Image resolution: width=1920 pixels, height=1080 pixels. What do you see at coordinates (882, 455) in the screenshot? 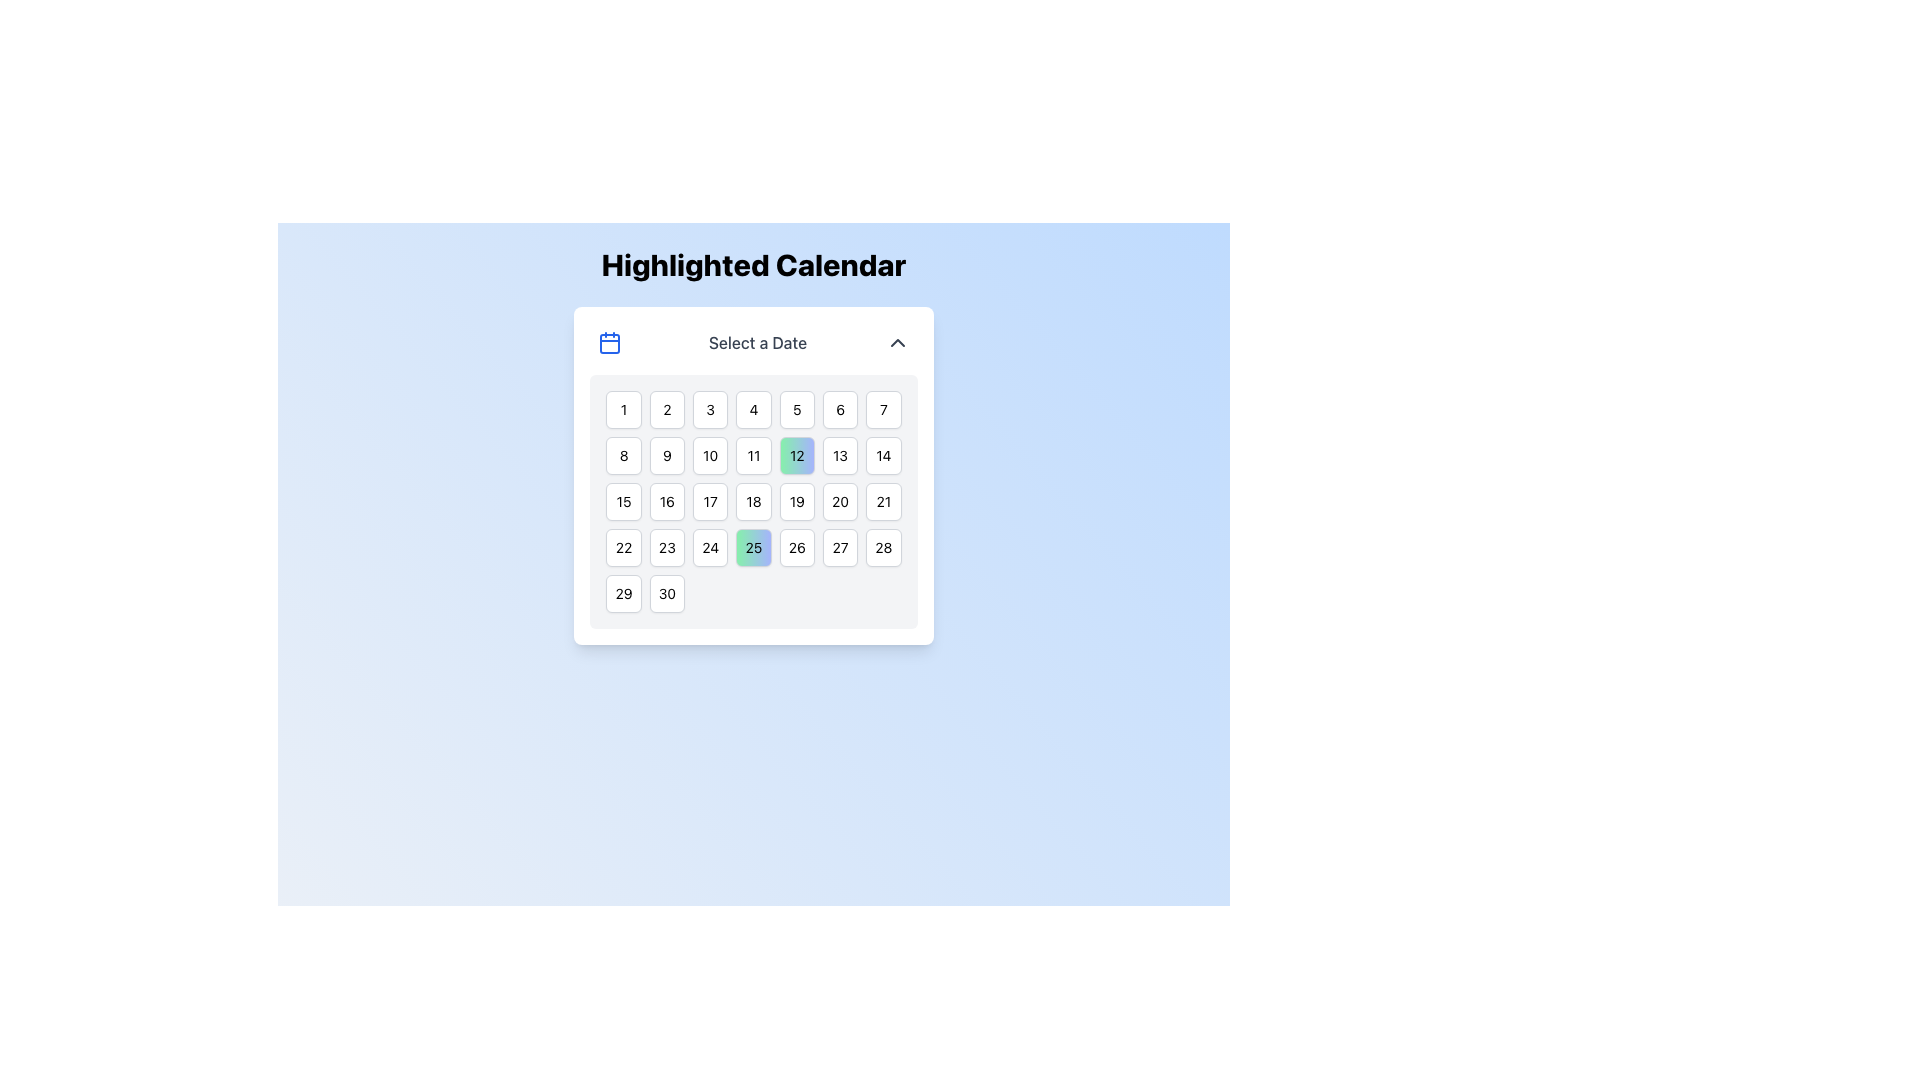
I see `the button displaying the number '14' with a rounded border and white background, located in the seventh column of the second row of the calendar grid` at bounding box center [882, 455].